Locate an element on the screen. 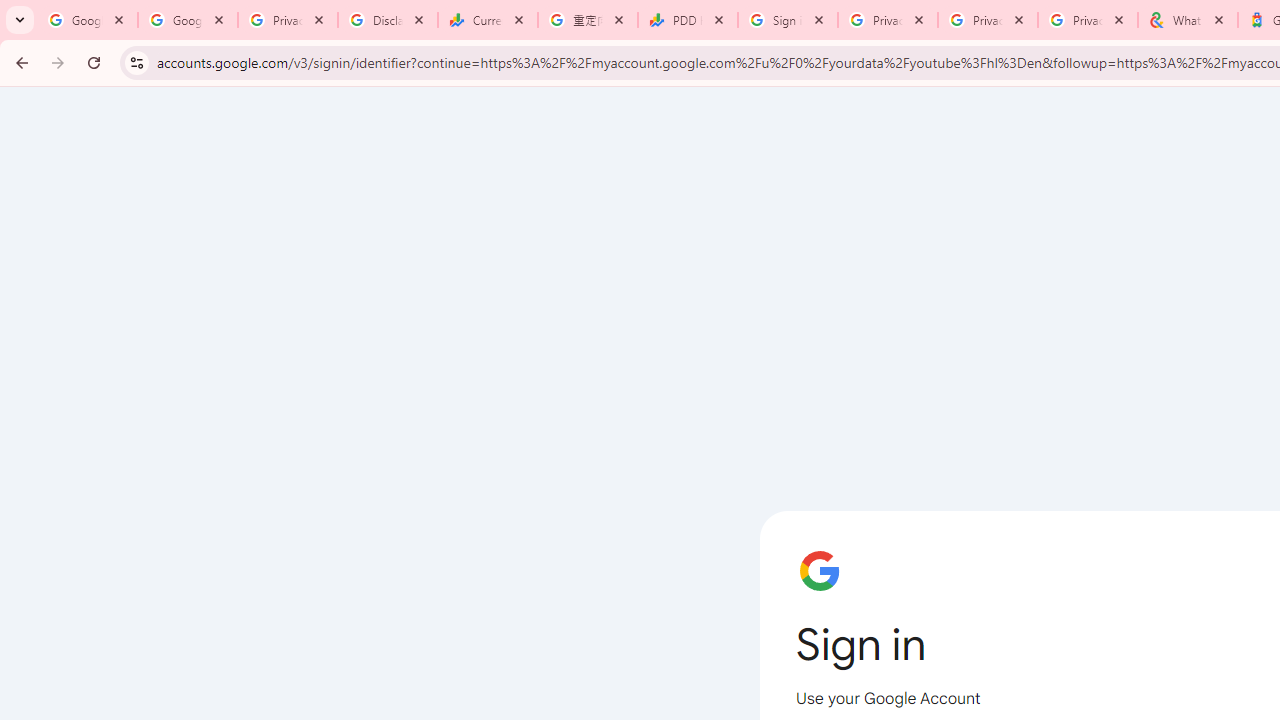  'Sign in - Google Accounts' is located at coordinates (787, 20).